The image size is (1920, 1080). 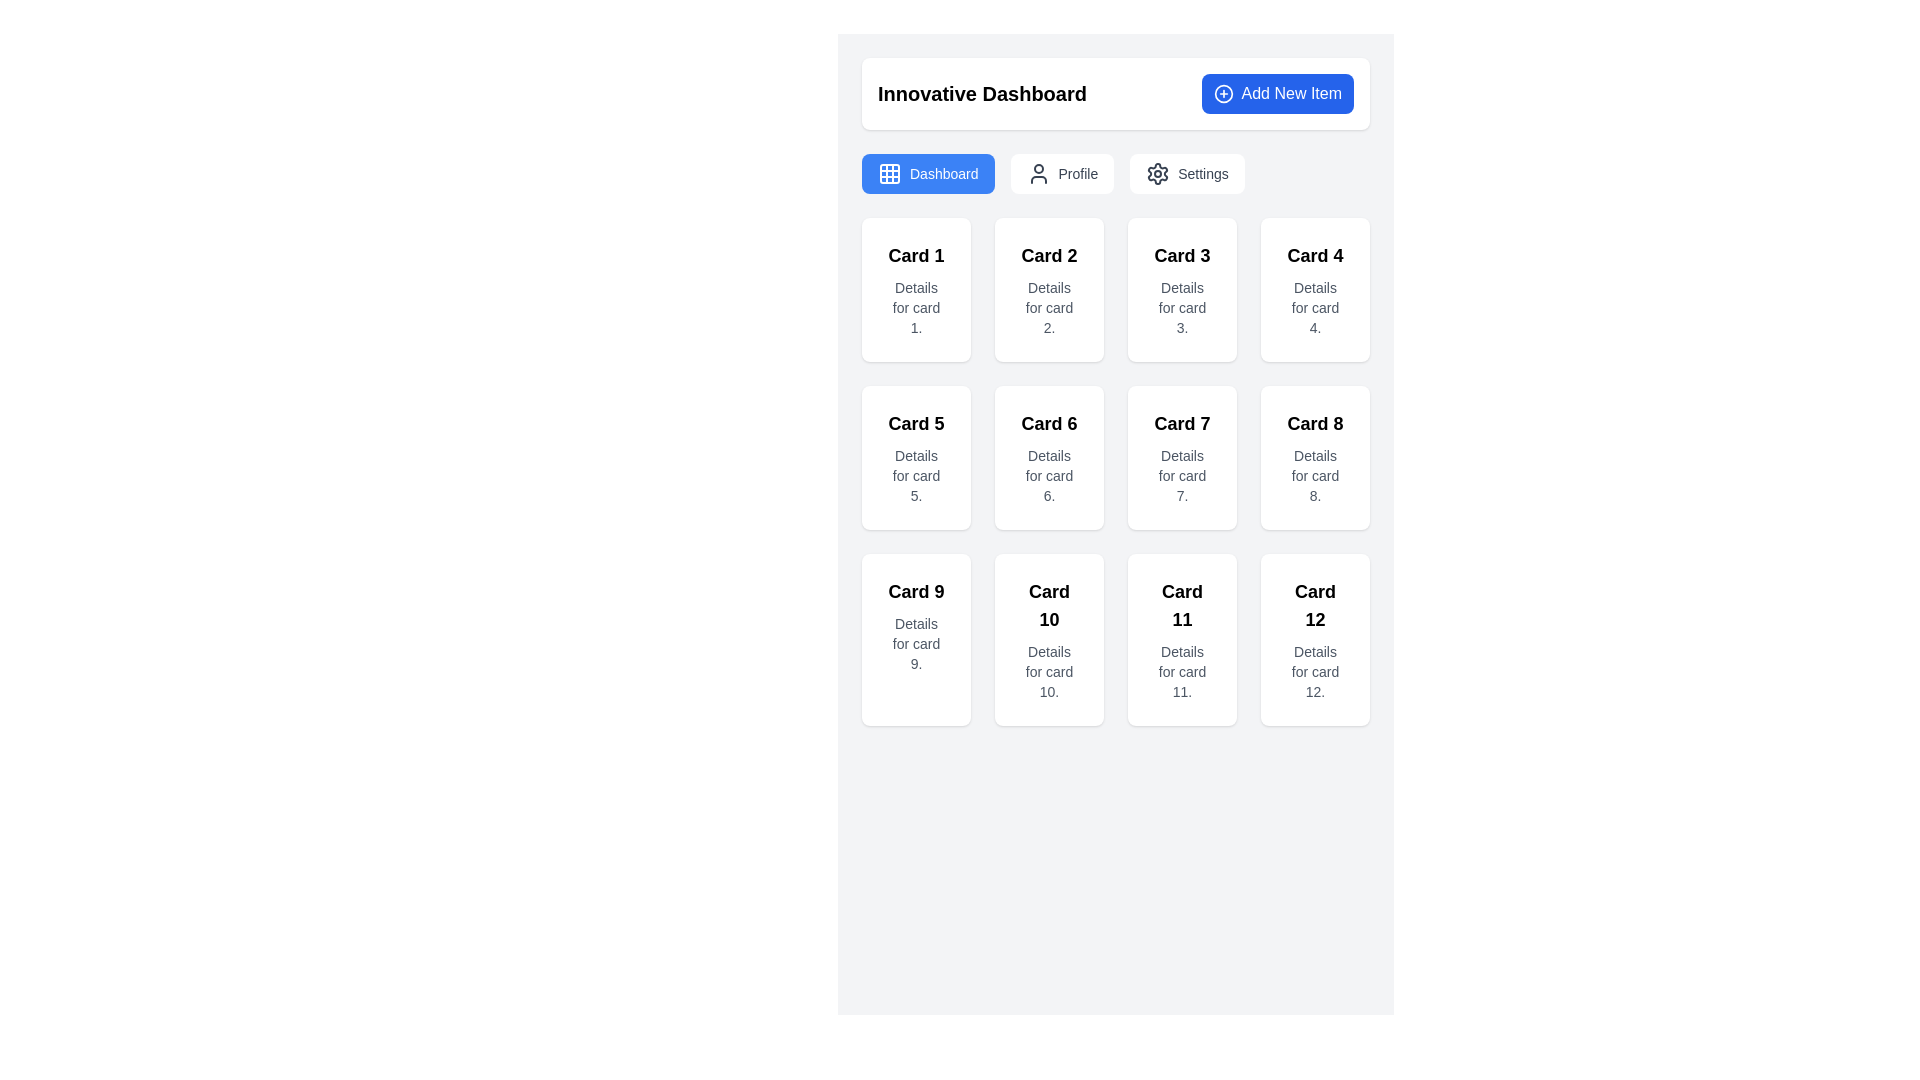 What do you see at coordinates (1182, 475) in the screenshot?
I see `the static text label containing 'Details for card 7.' located below the title 'Card 7' in the card labeled 'Card 7' on the dashboard interface` at bounding box center [1182, 475].